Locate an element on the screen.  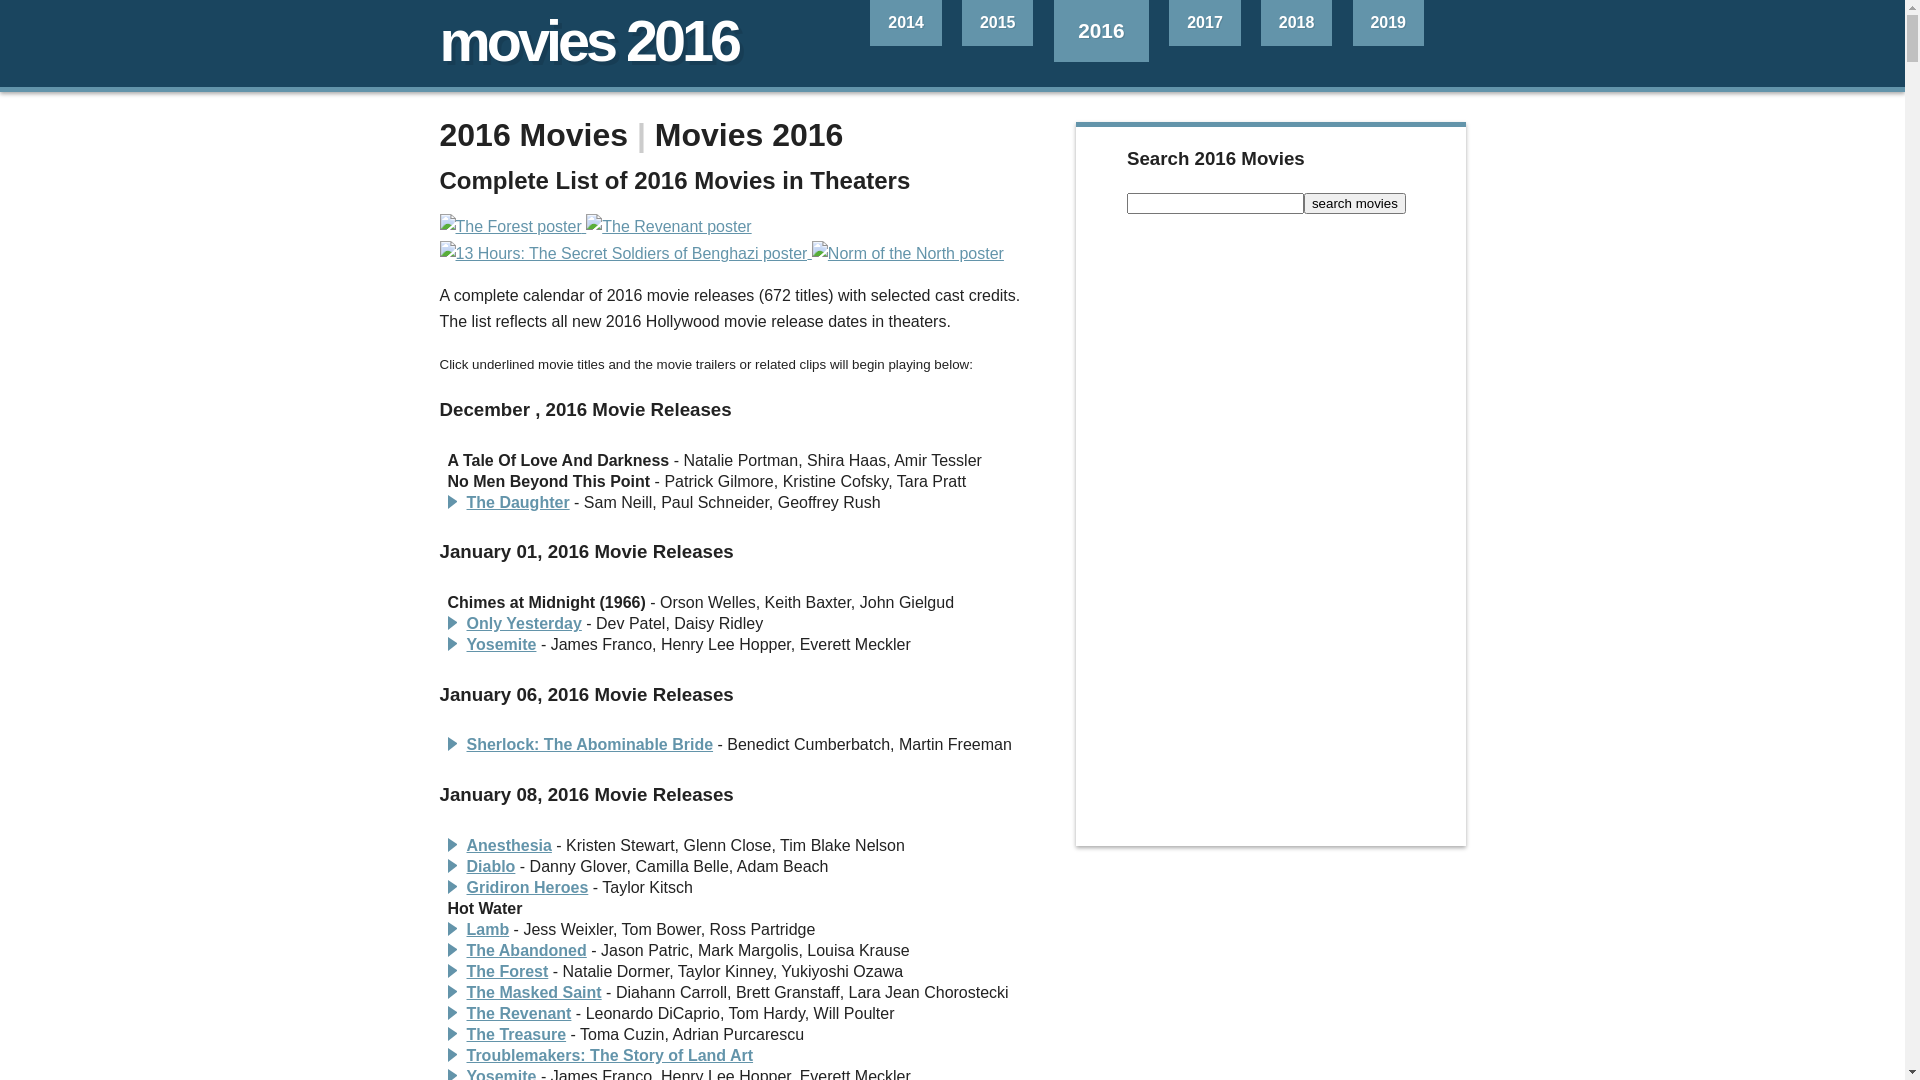
'Lamb' is located at coordinates (487, 929).